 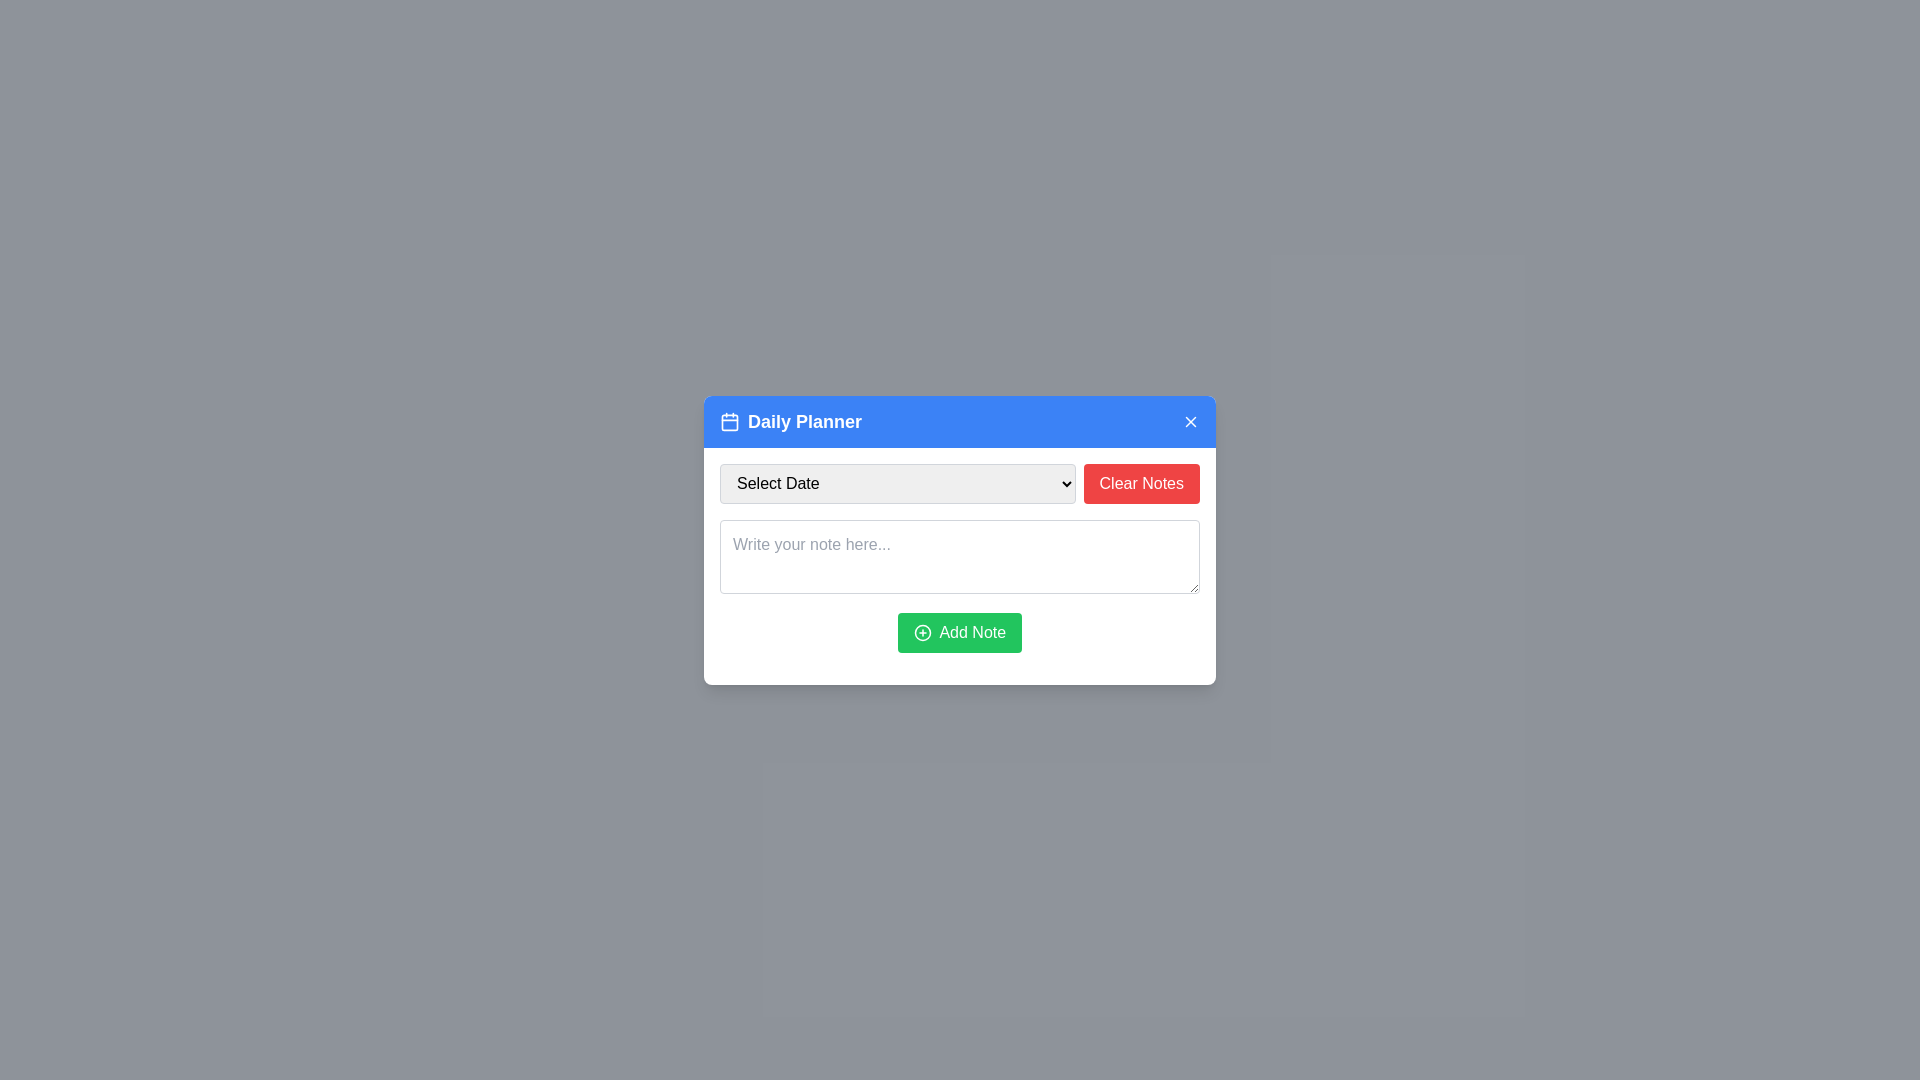 What do you see at coordinates (1190, 419) in the screenshot?
I see `the close or dismiss icon located in the top-right corner of the blue header of the dialog box` at bounding box center [1190, 419].